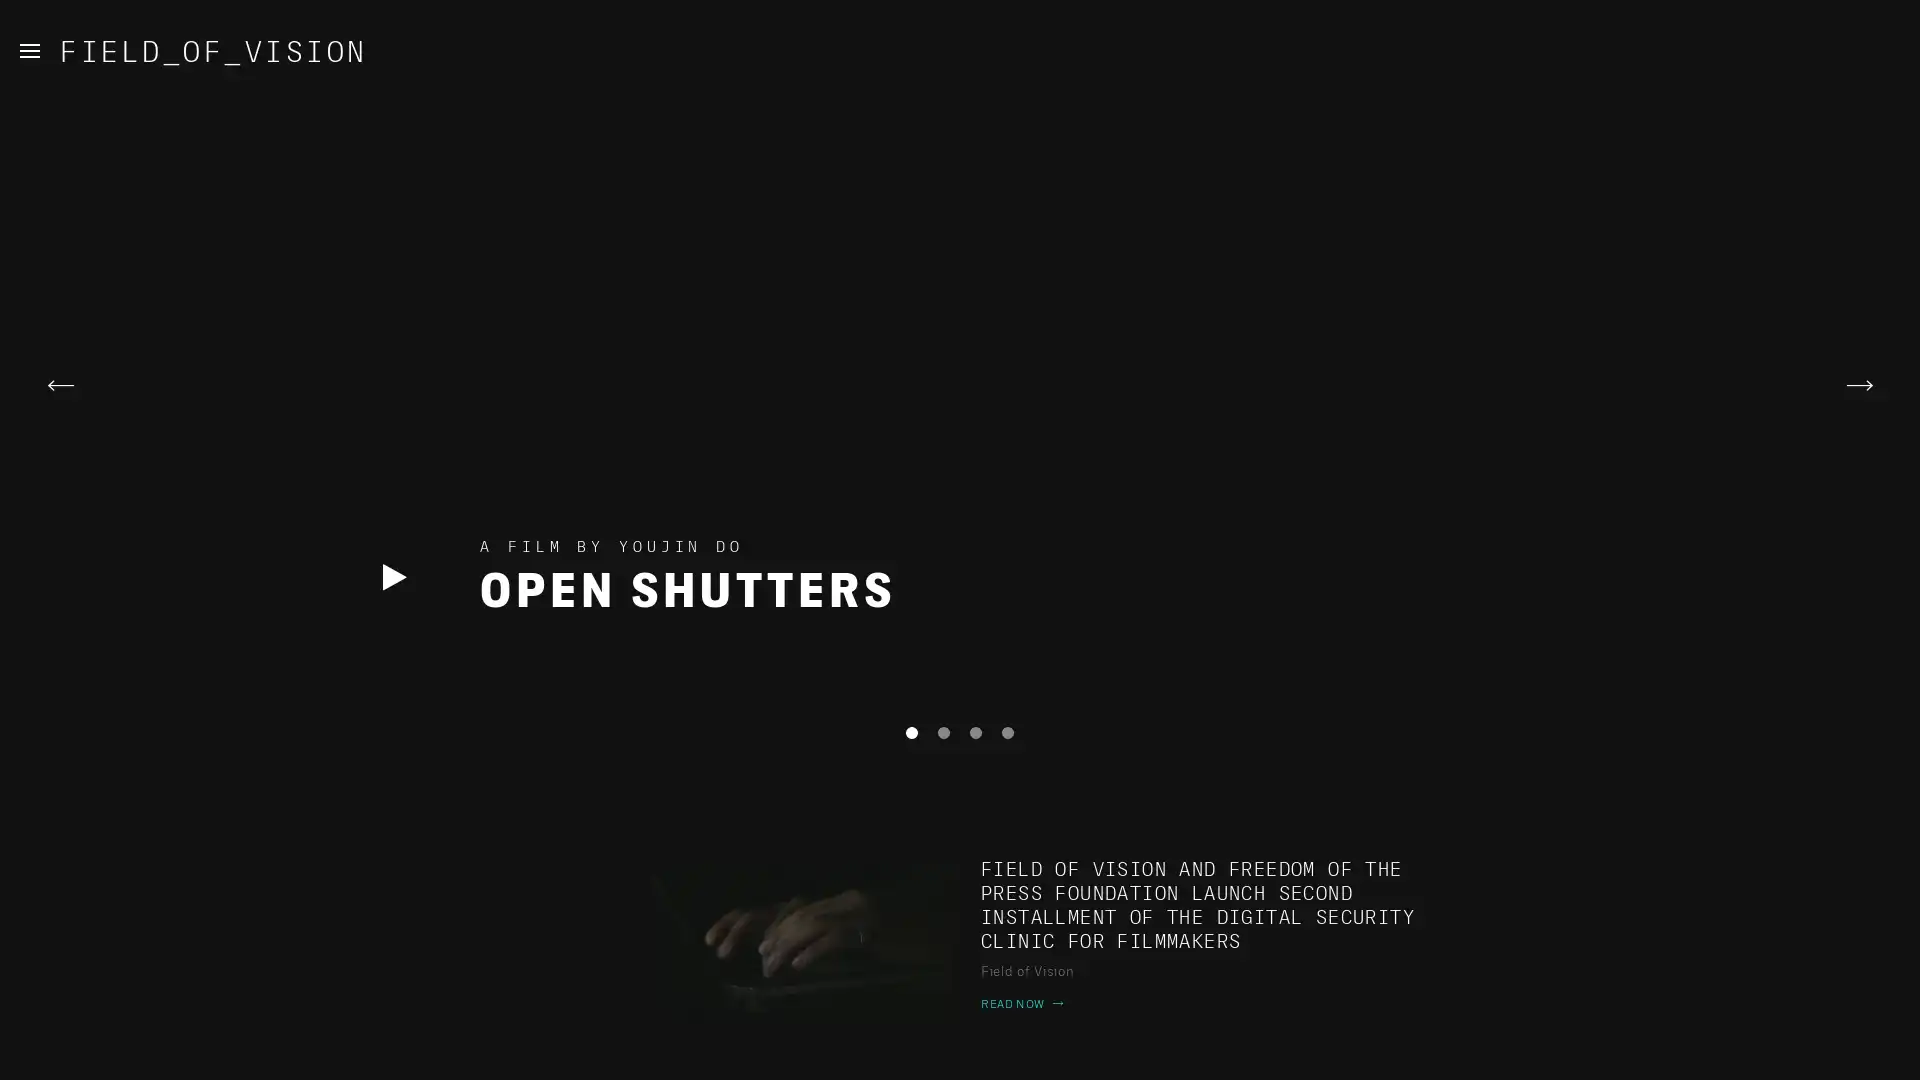 The height and width of the screenshot is (1080, 1920). Describe the element at coordinates (984, 1052) in the screenshot. I see `SUBMIT` at that location.